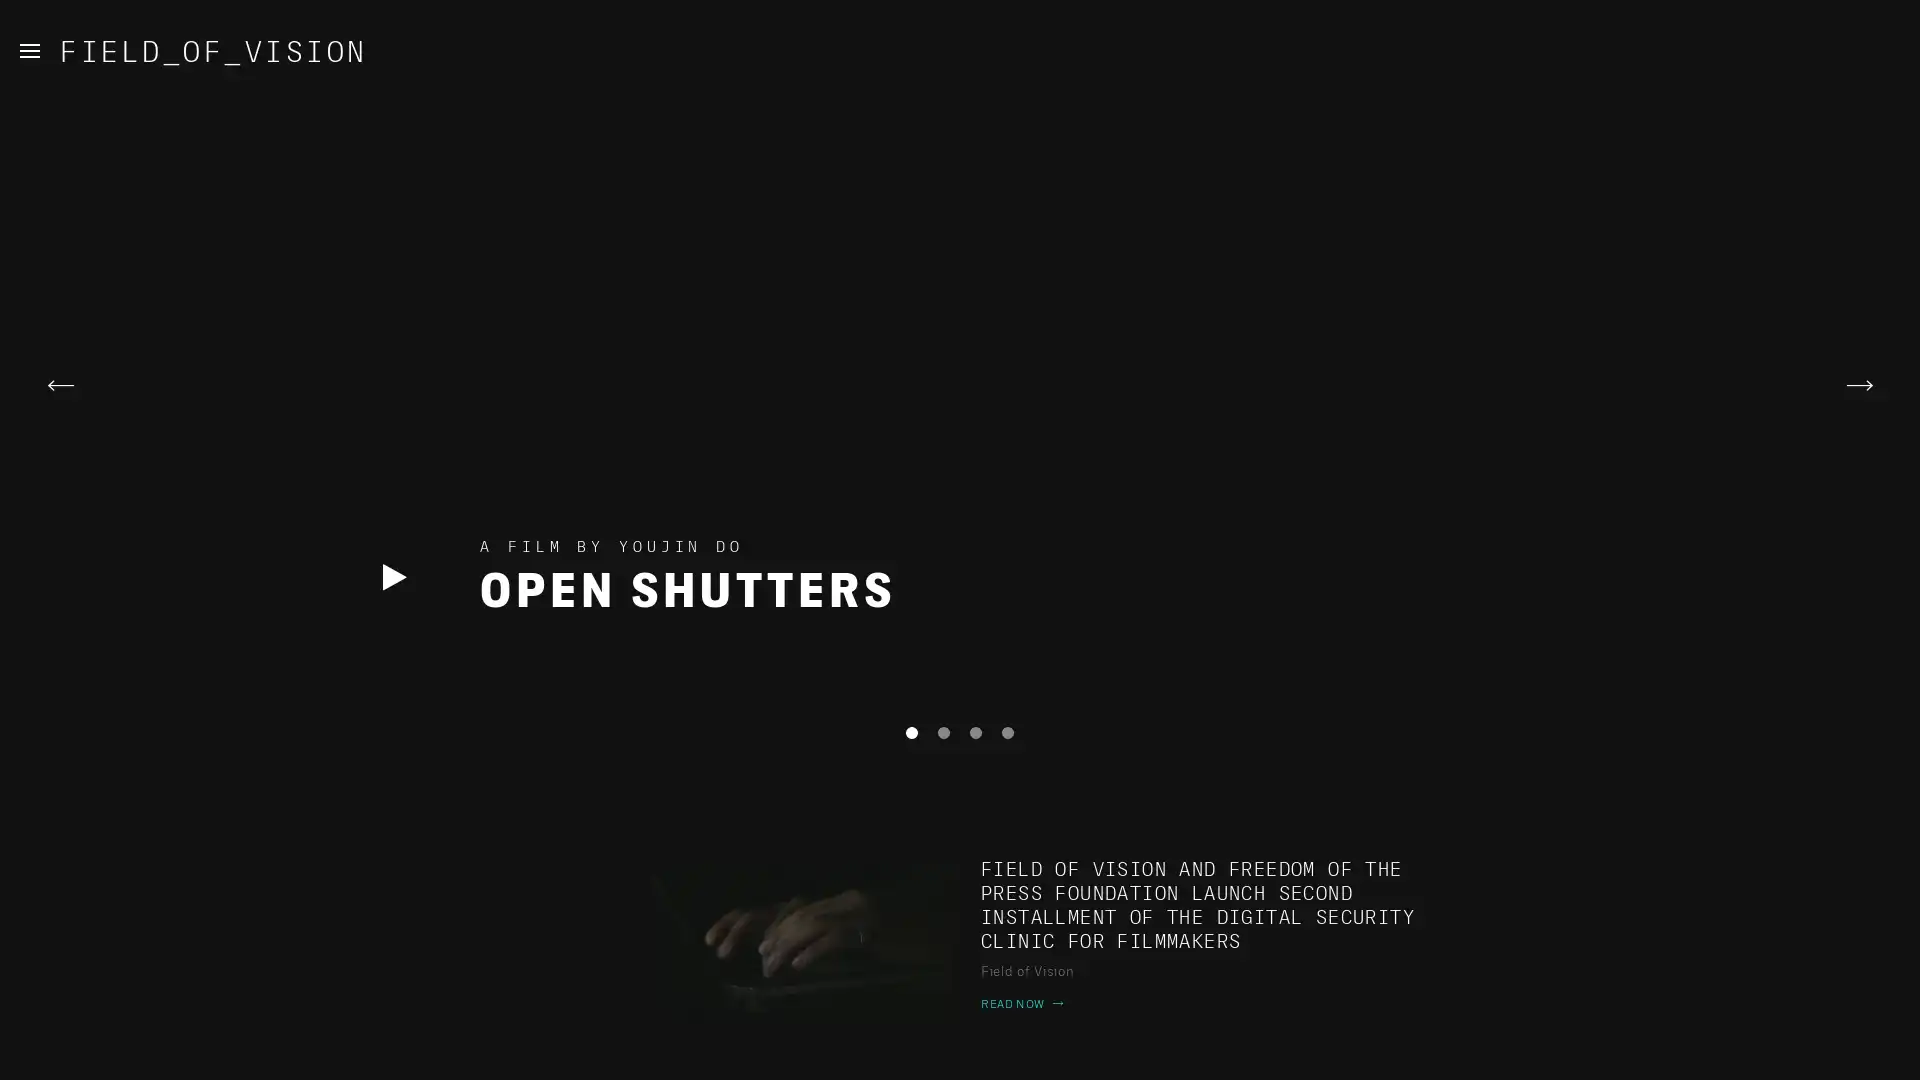 The height and width of the screenshot is (1080, 1920). Describe the element at coordinates (984, 1052) in the screenshot. I see `SUBMIT` at that location.